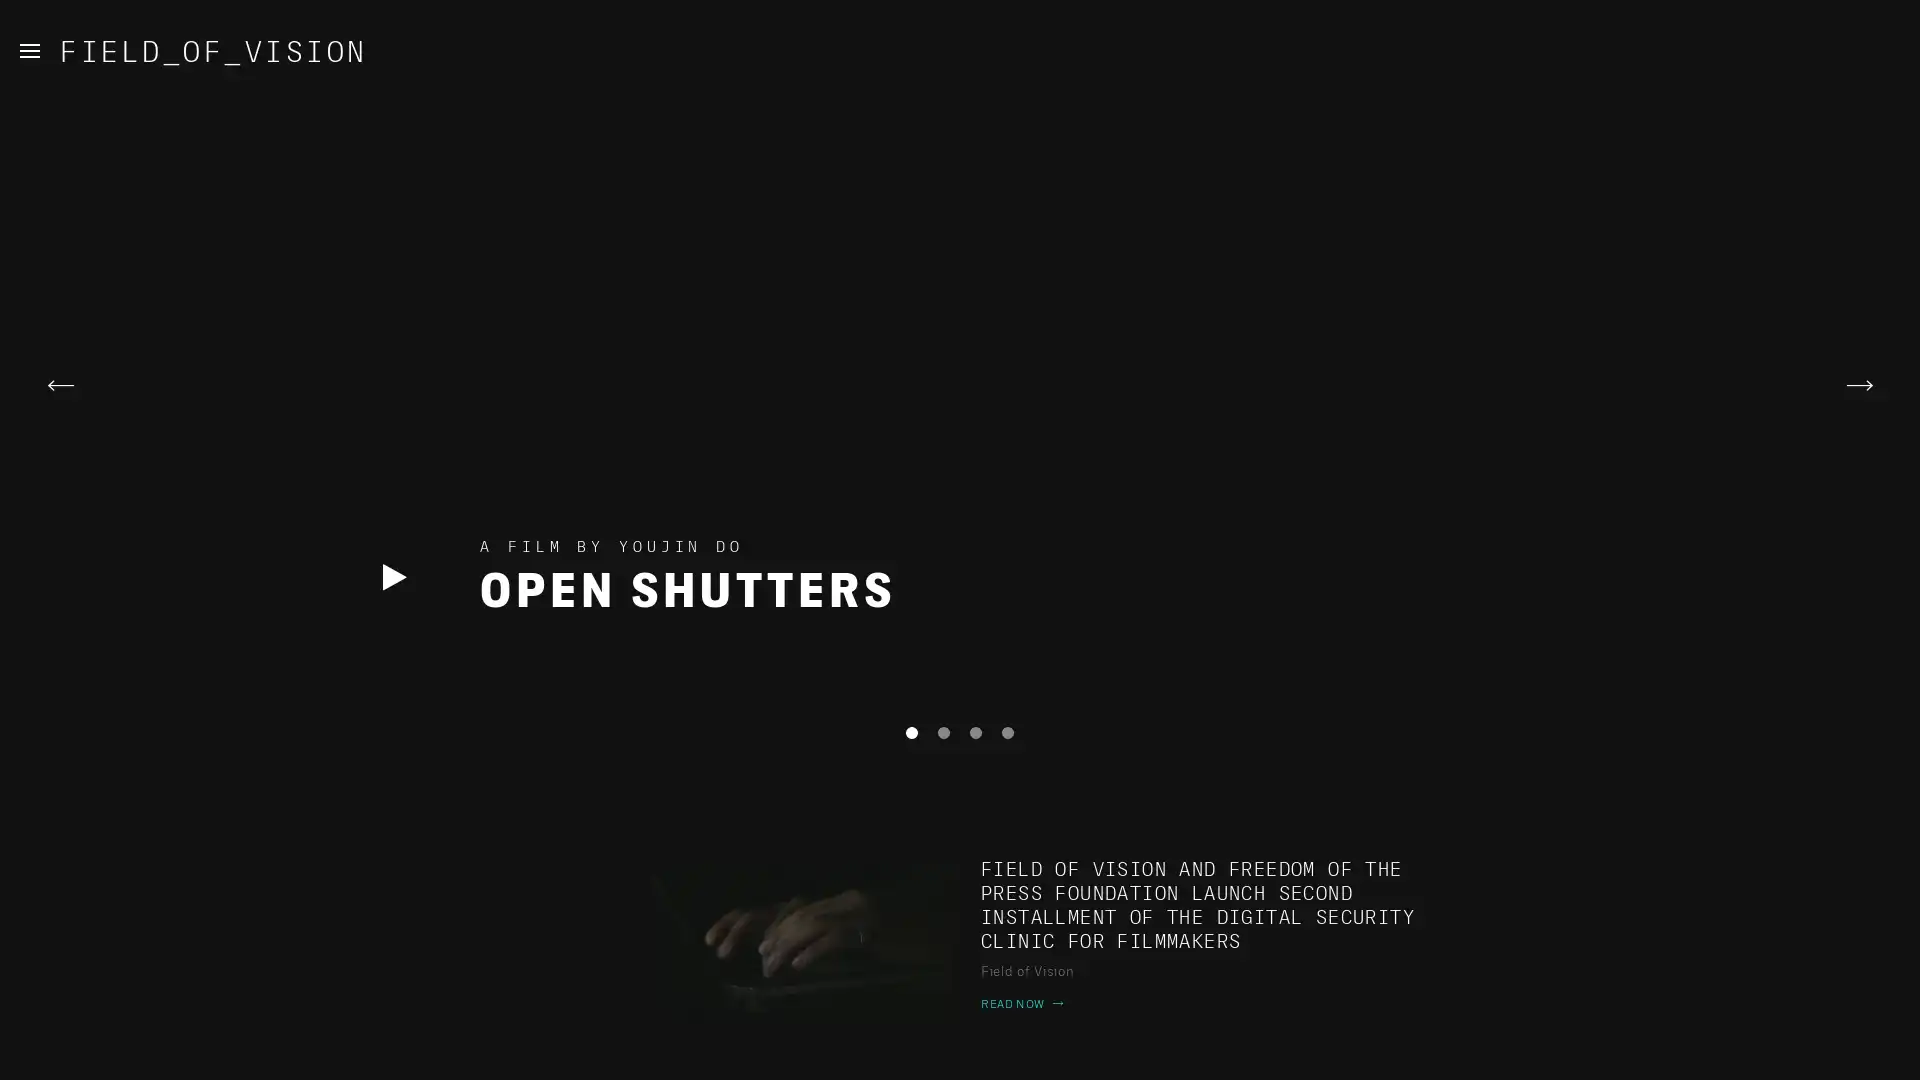 The height and width of the screenshot is (1080, 1920). Describe the element at coordinates (984, 1052) in the screenshot. I see `SUBMIT` at that location.